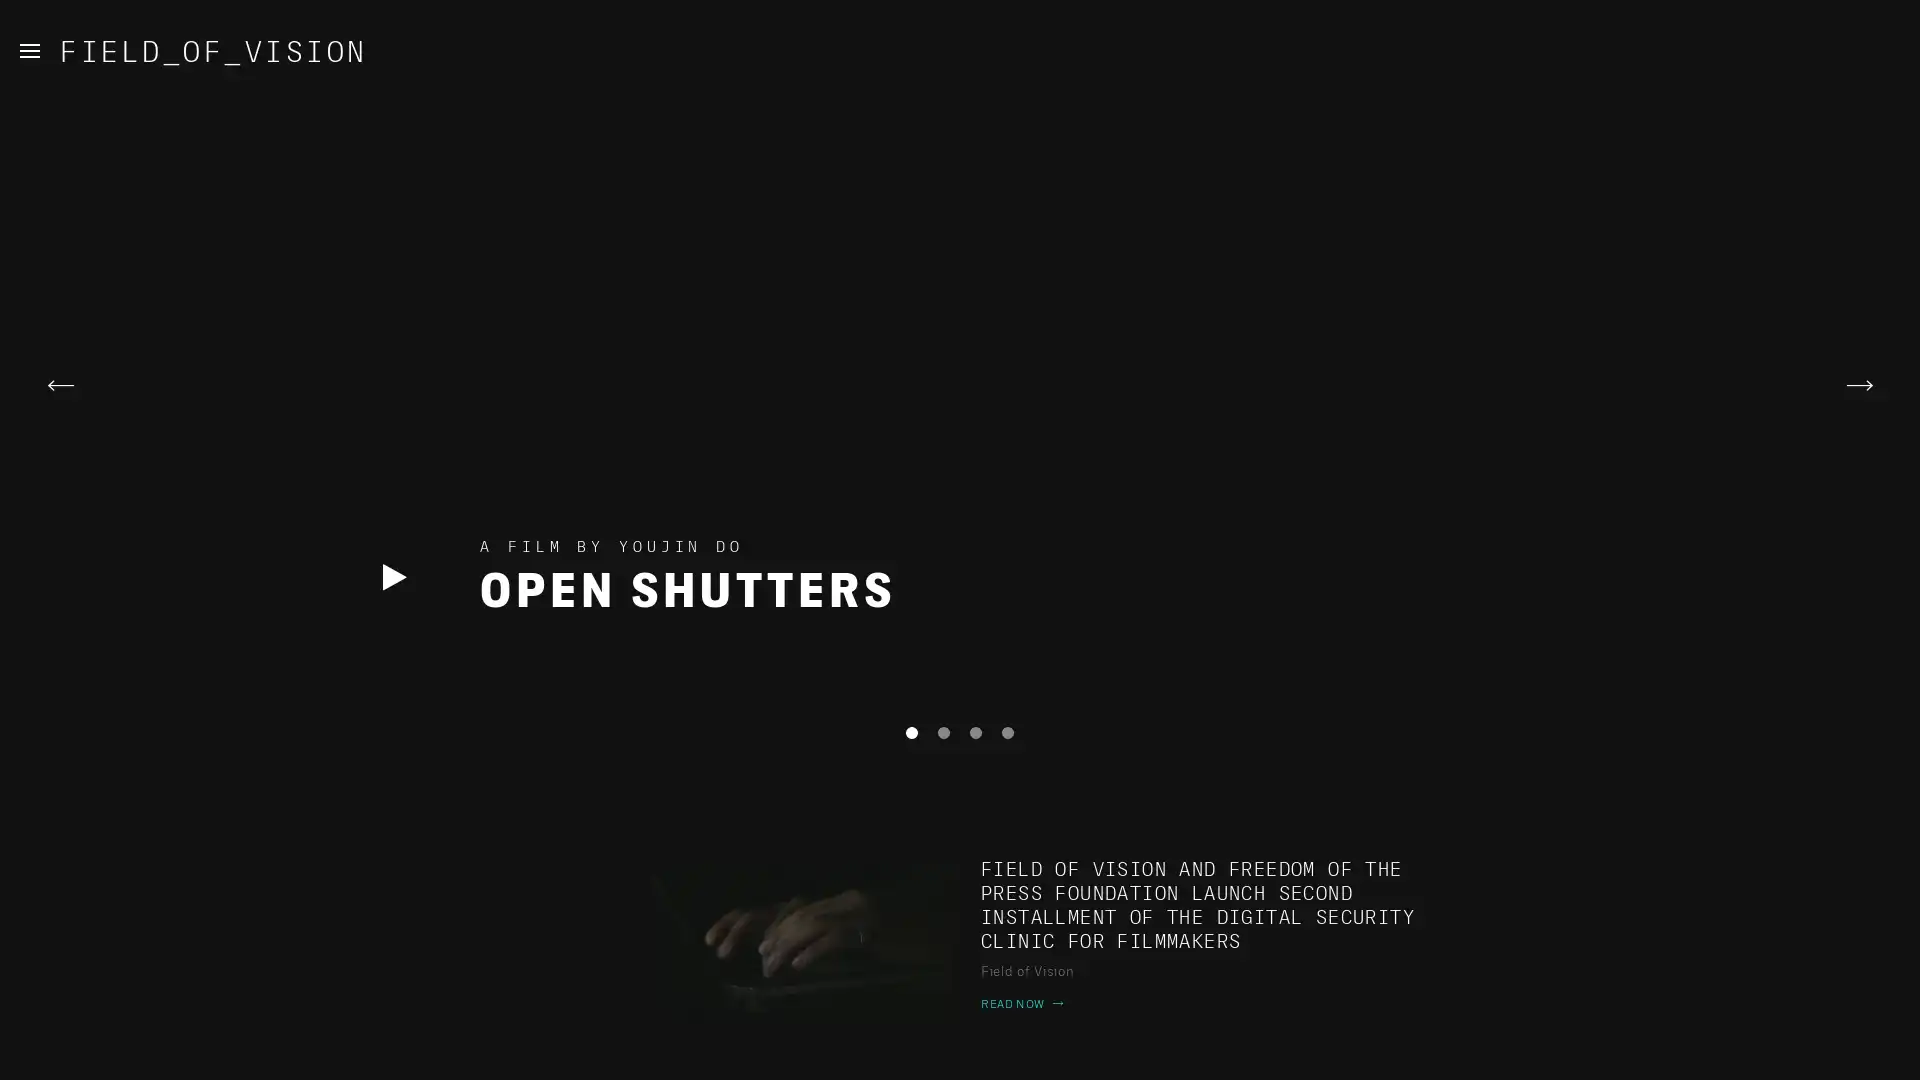 The height and width of the screenshot is (1080, 1920). Describe the element at coordinates (984, 1052) in the screenshot. I see `SUBMIT` at that location.